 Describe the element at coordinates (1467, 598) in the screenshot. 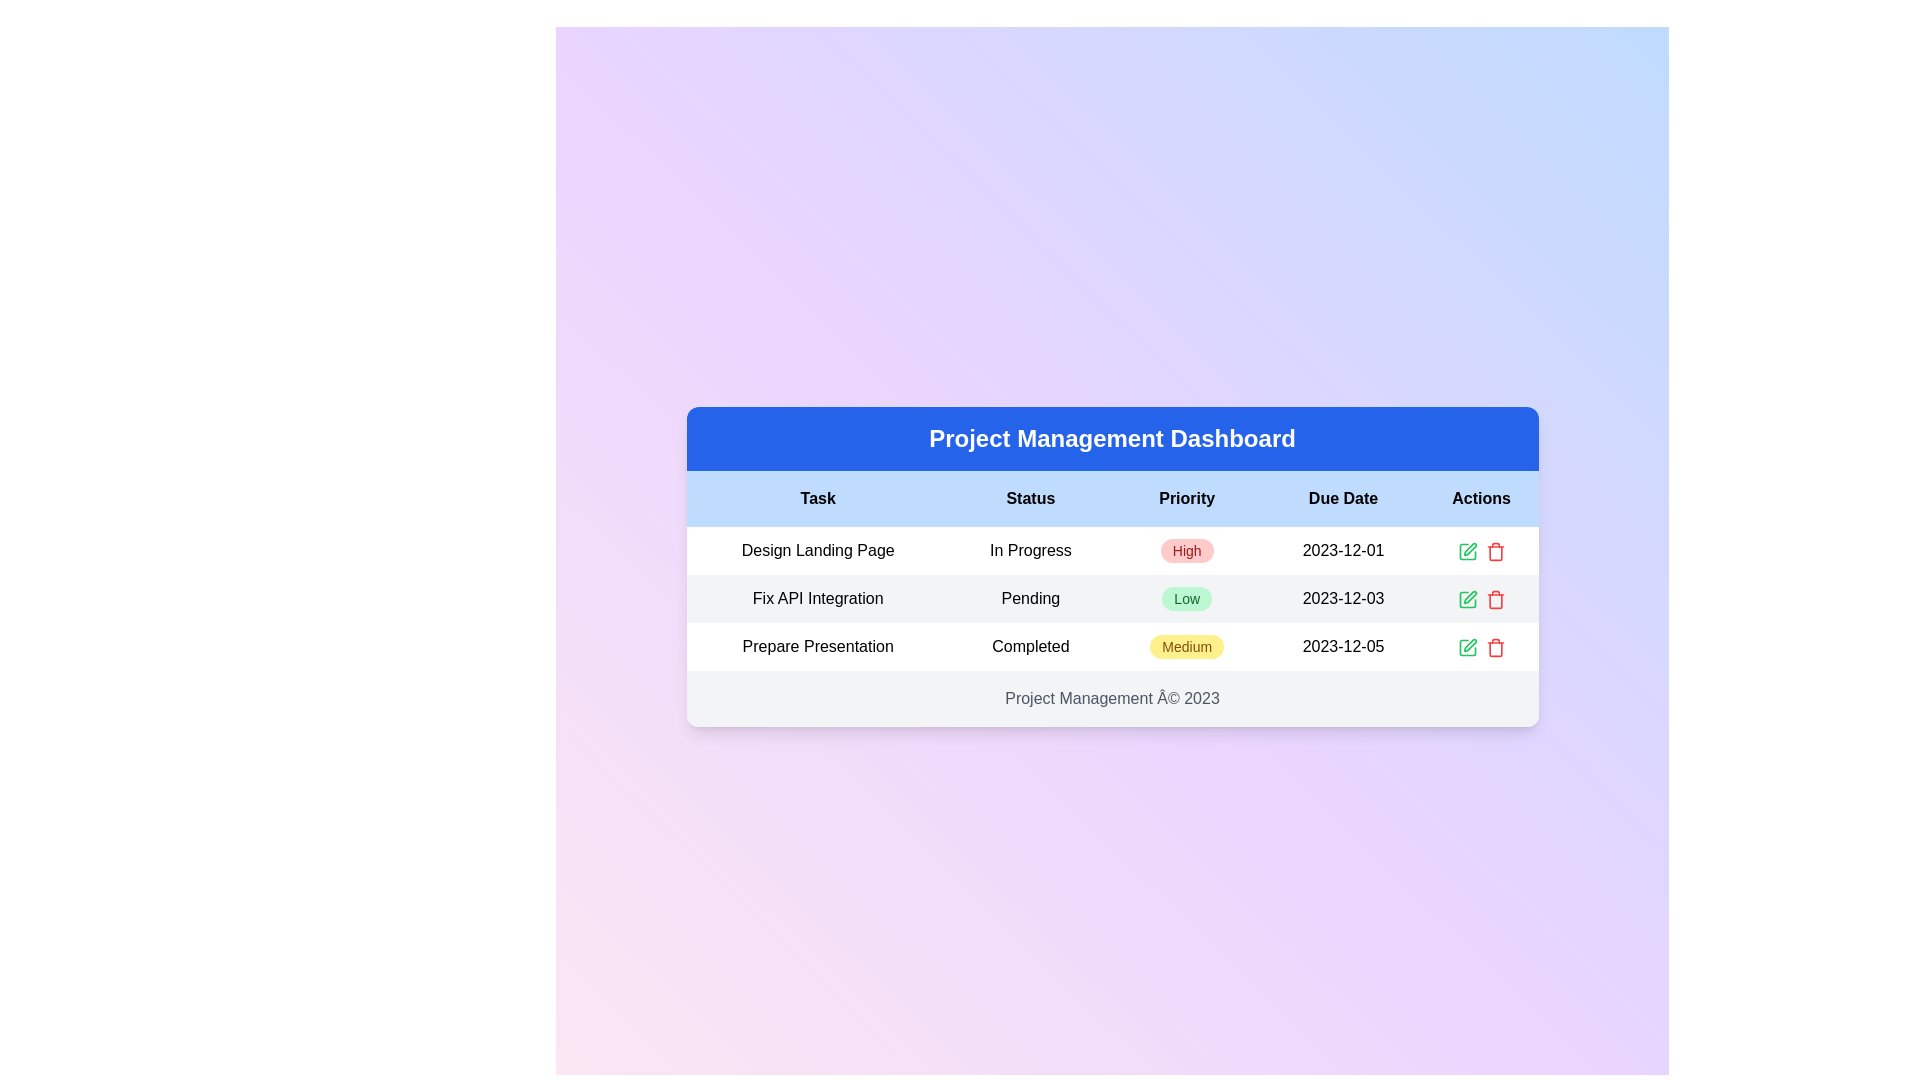

I see `the Vector graphic icon that represents an actionable function, likely 'edit', which is outlined in a thin stroke and located in the 'Actions' column of the third row of the table` at that location.